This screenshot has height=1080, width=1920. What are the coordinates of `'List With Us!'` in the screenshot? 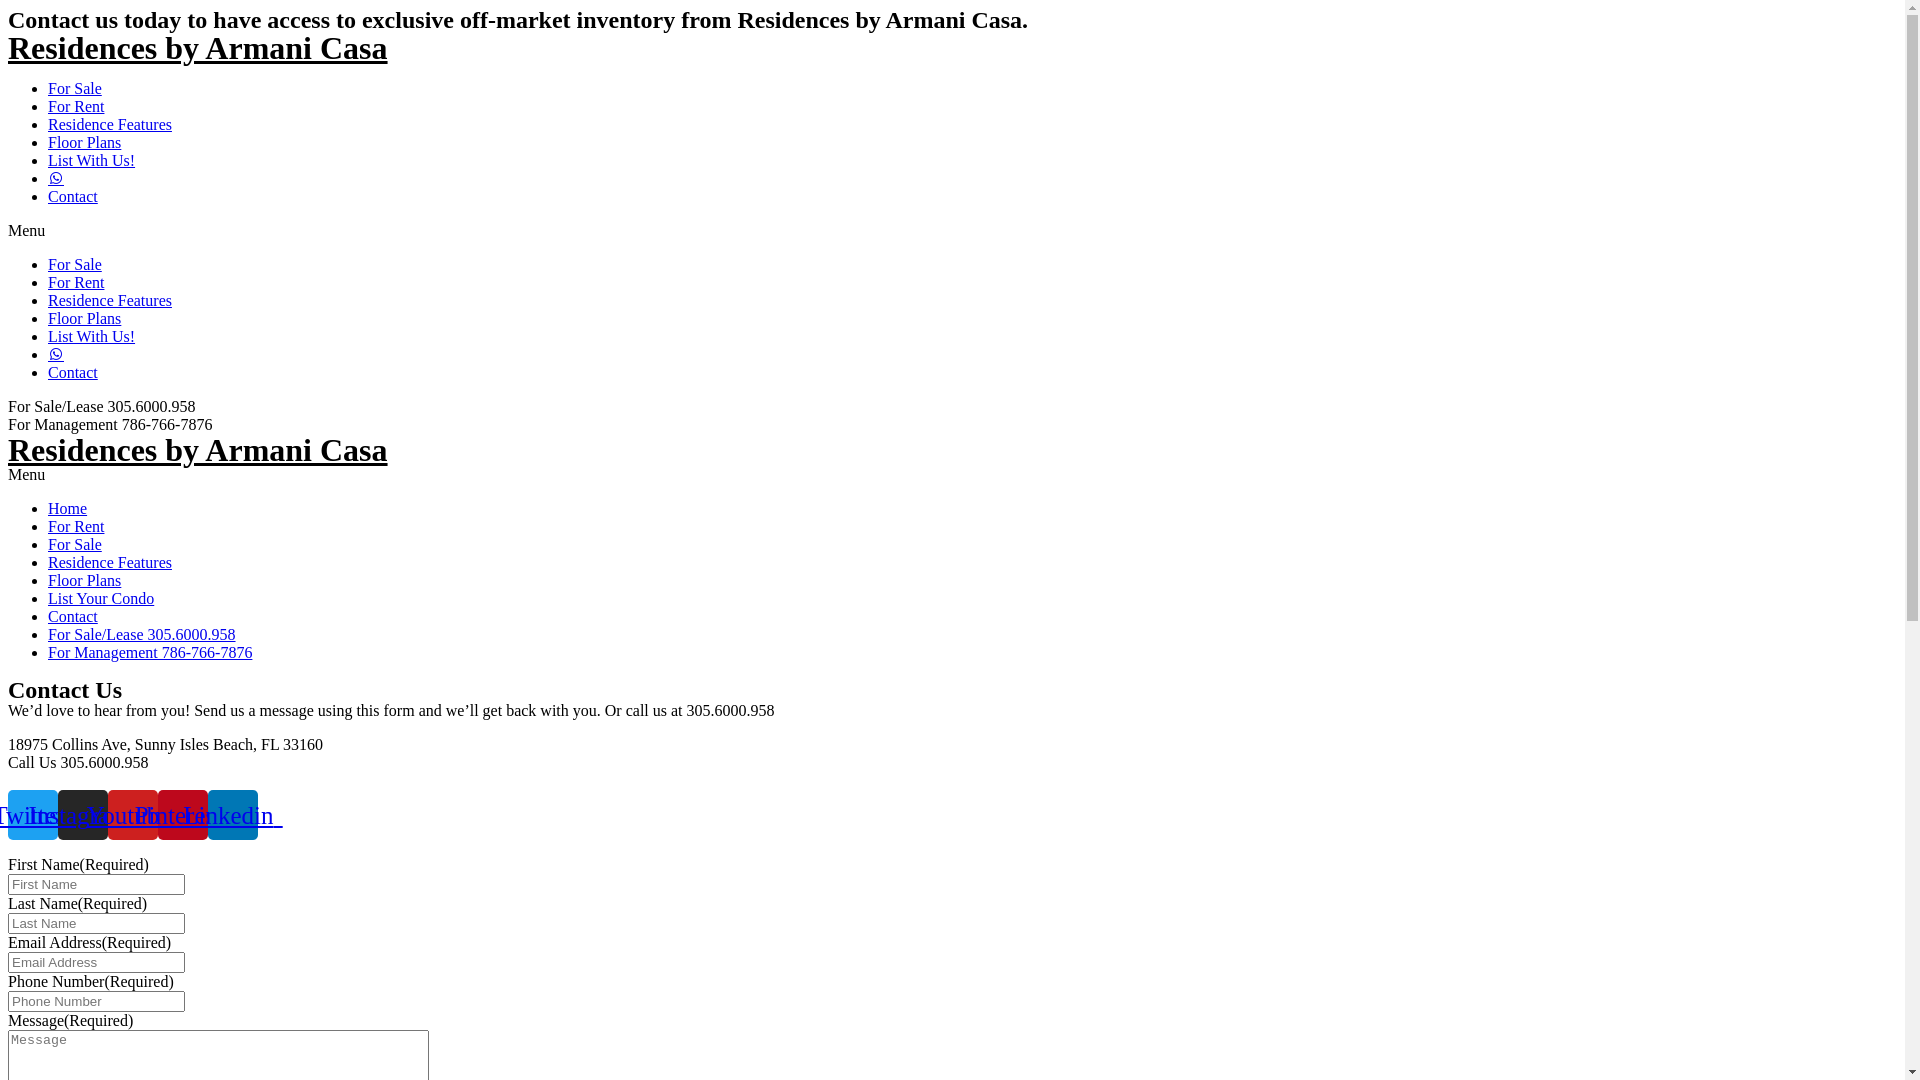 It's located at (90, 335).